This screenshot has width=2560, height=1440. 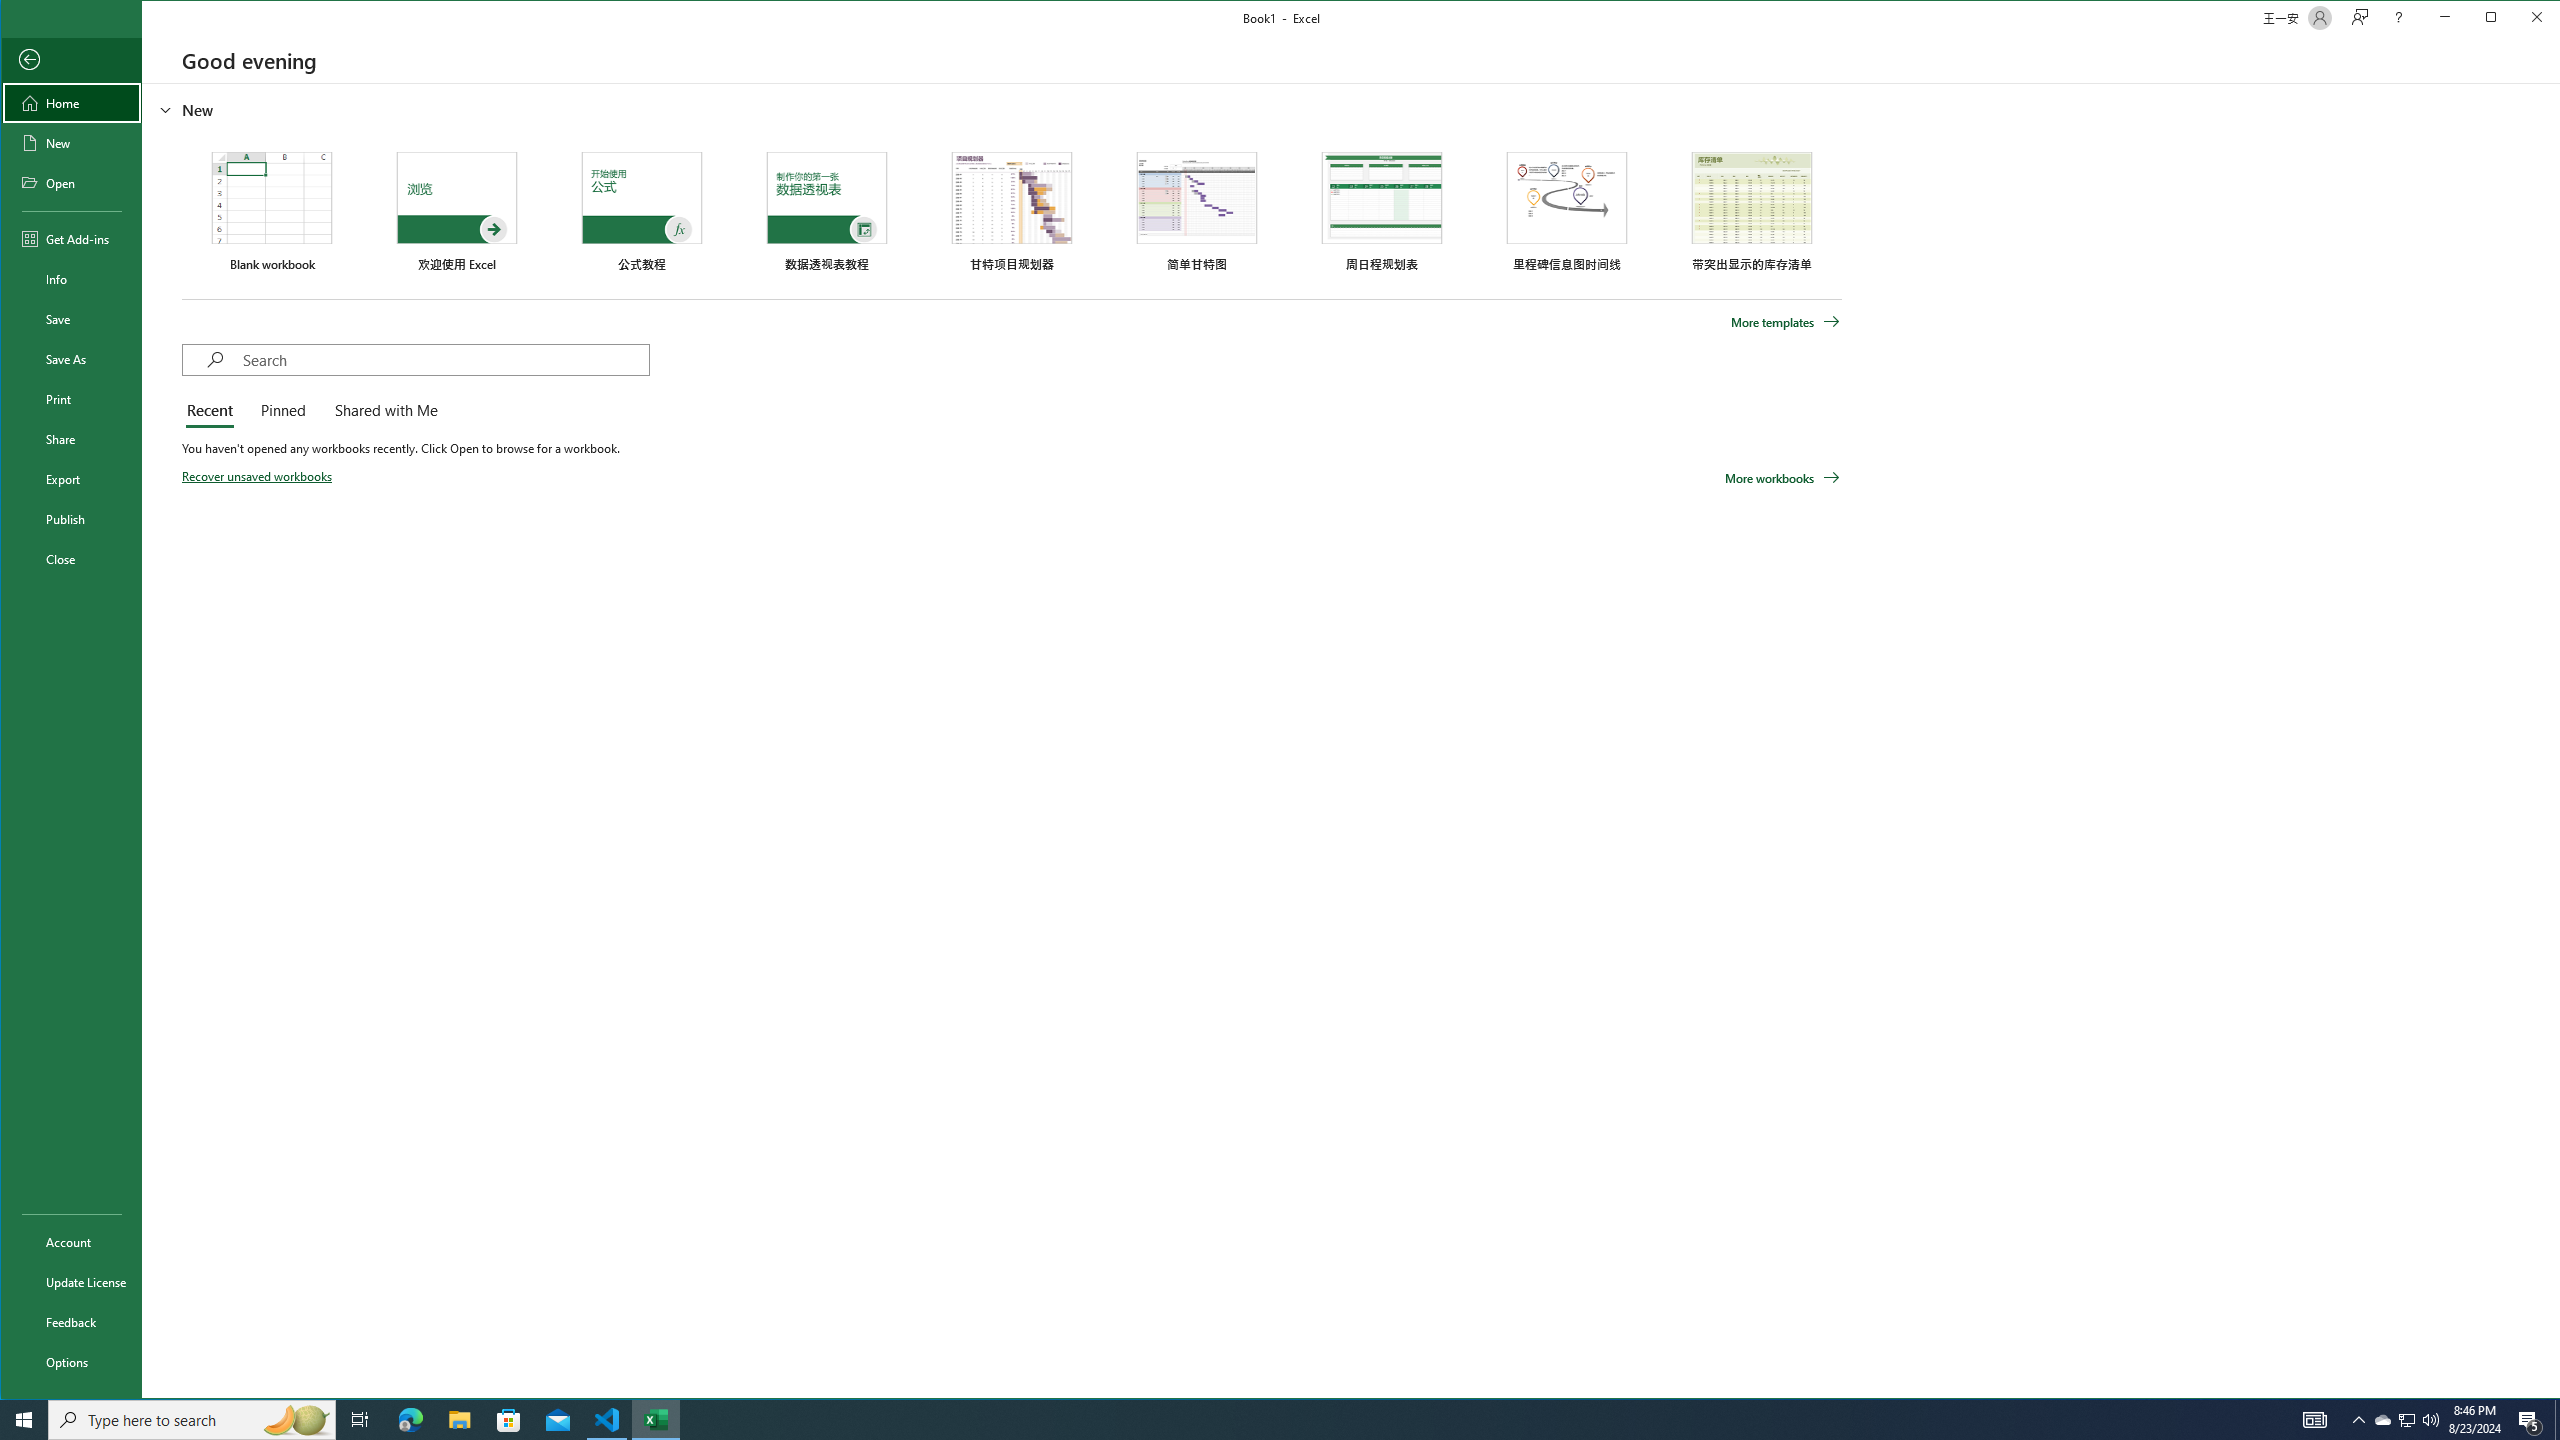 I want to click on 'Update License', so click(x=70, y=1280).